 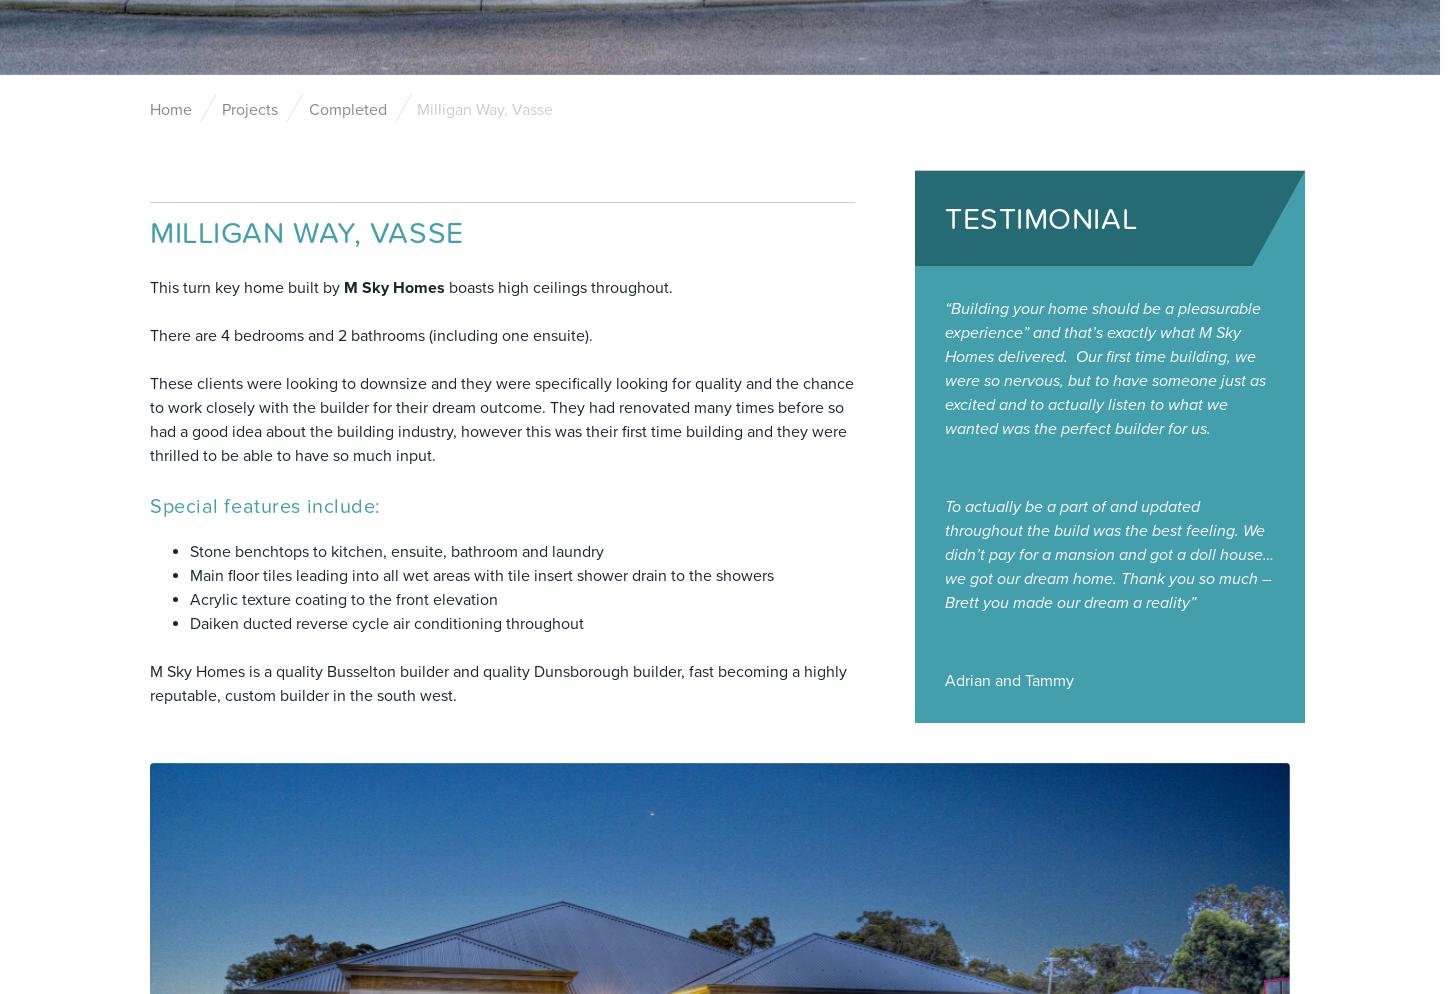 I want to click on 'Acrylic texture coating to the front elevation', so click(x=343, y=598).